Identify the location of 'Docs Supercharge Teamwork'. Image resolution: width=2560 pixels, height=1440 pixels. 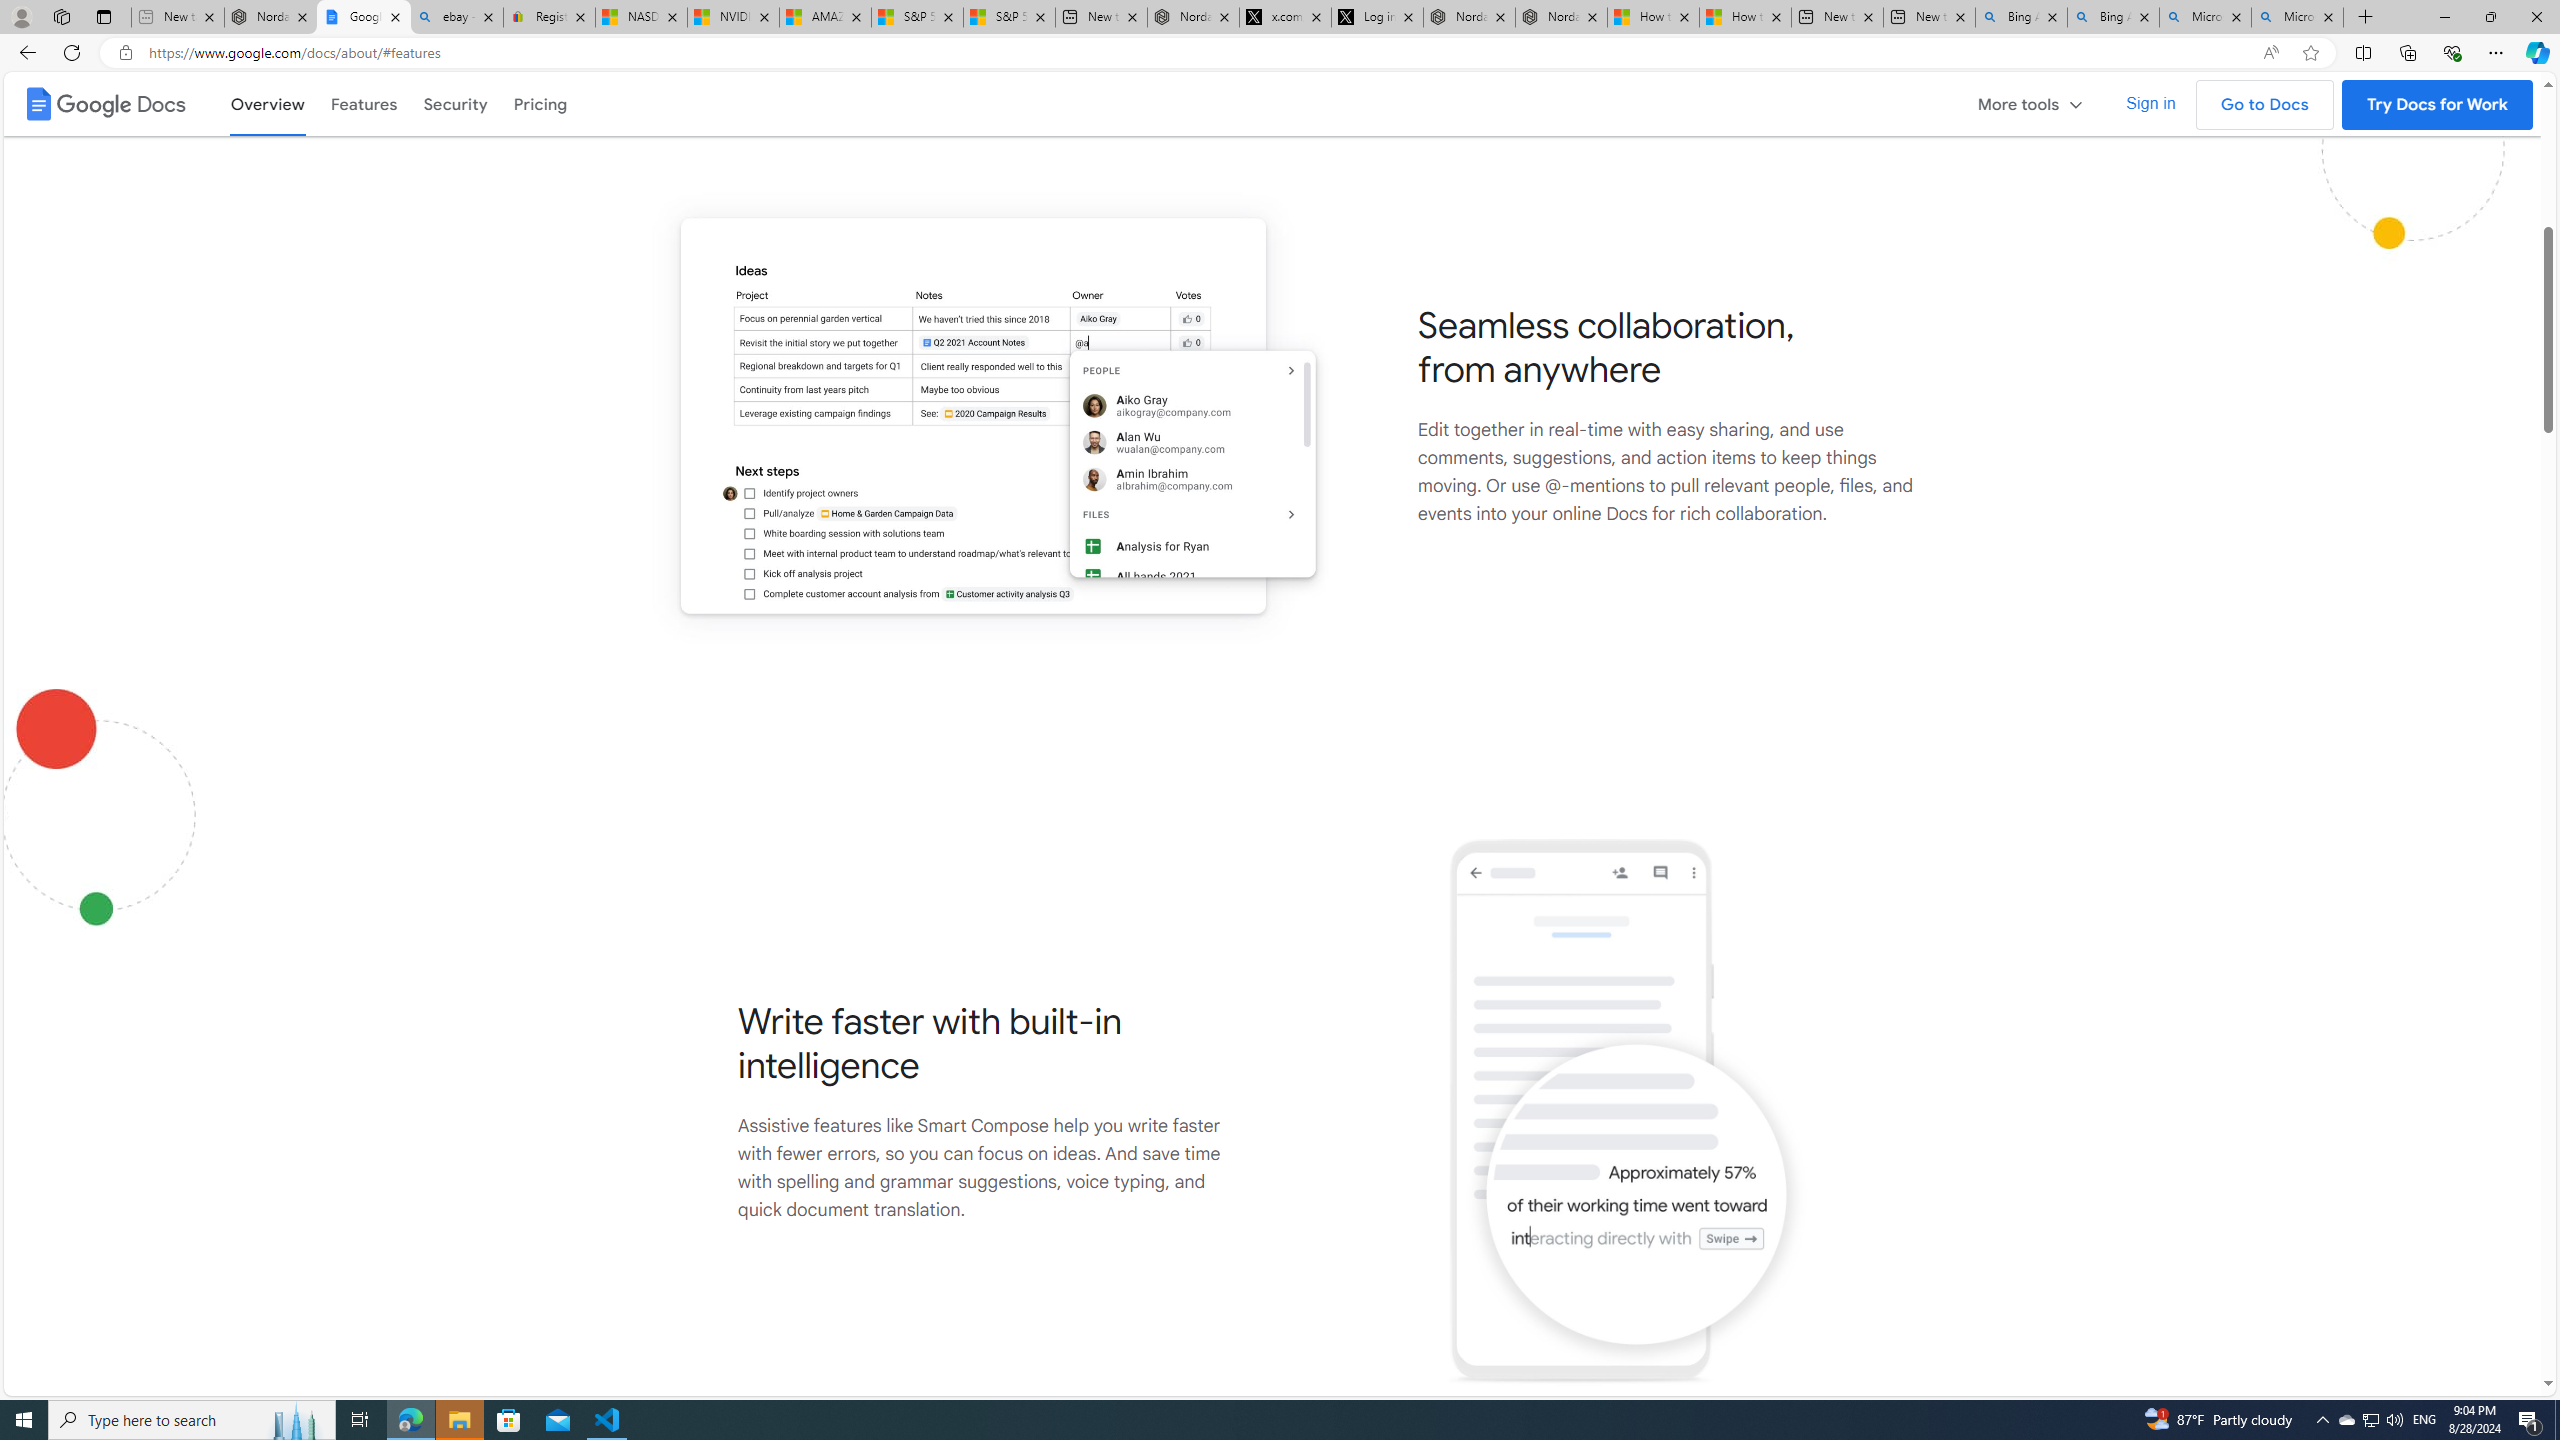
(988, 414).